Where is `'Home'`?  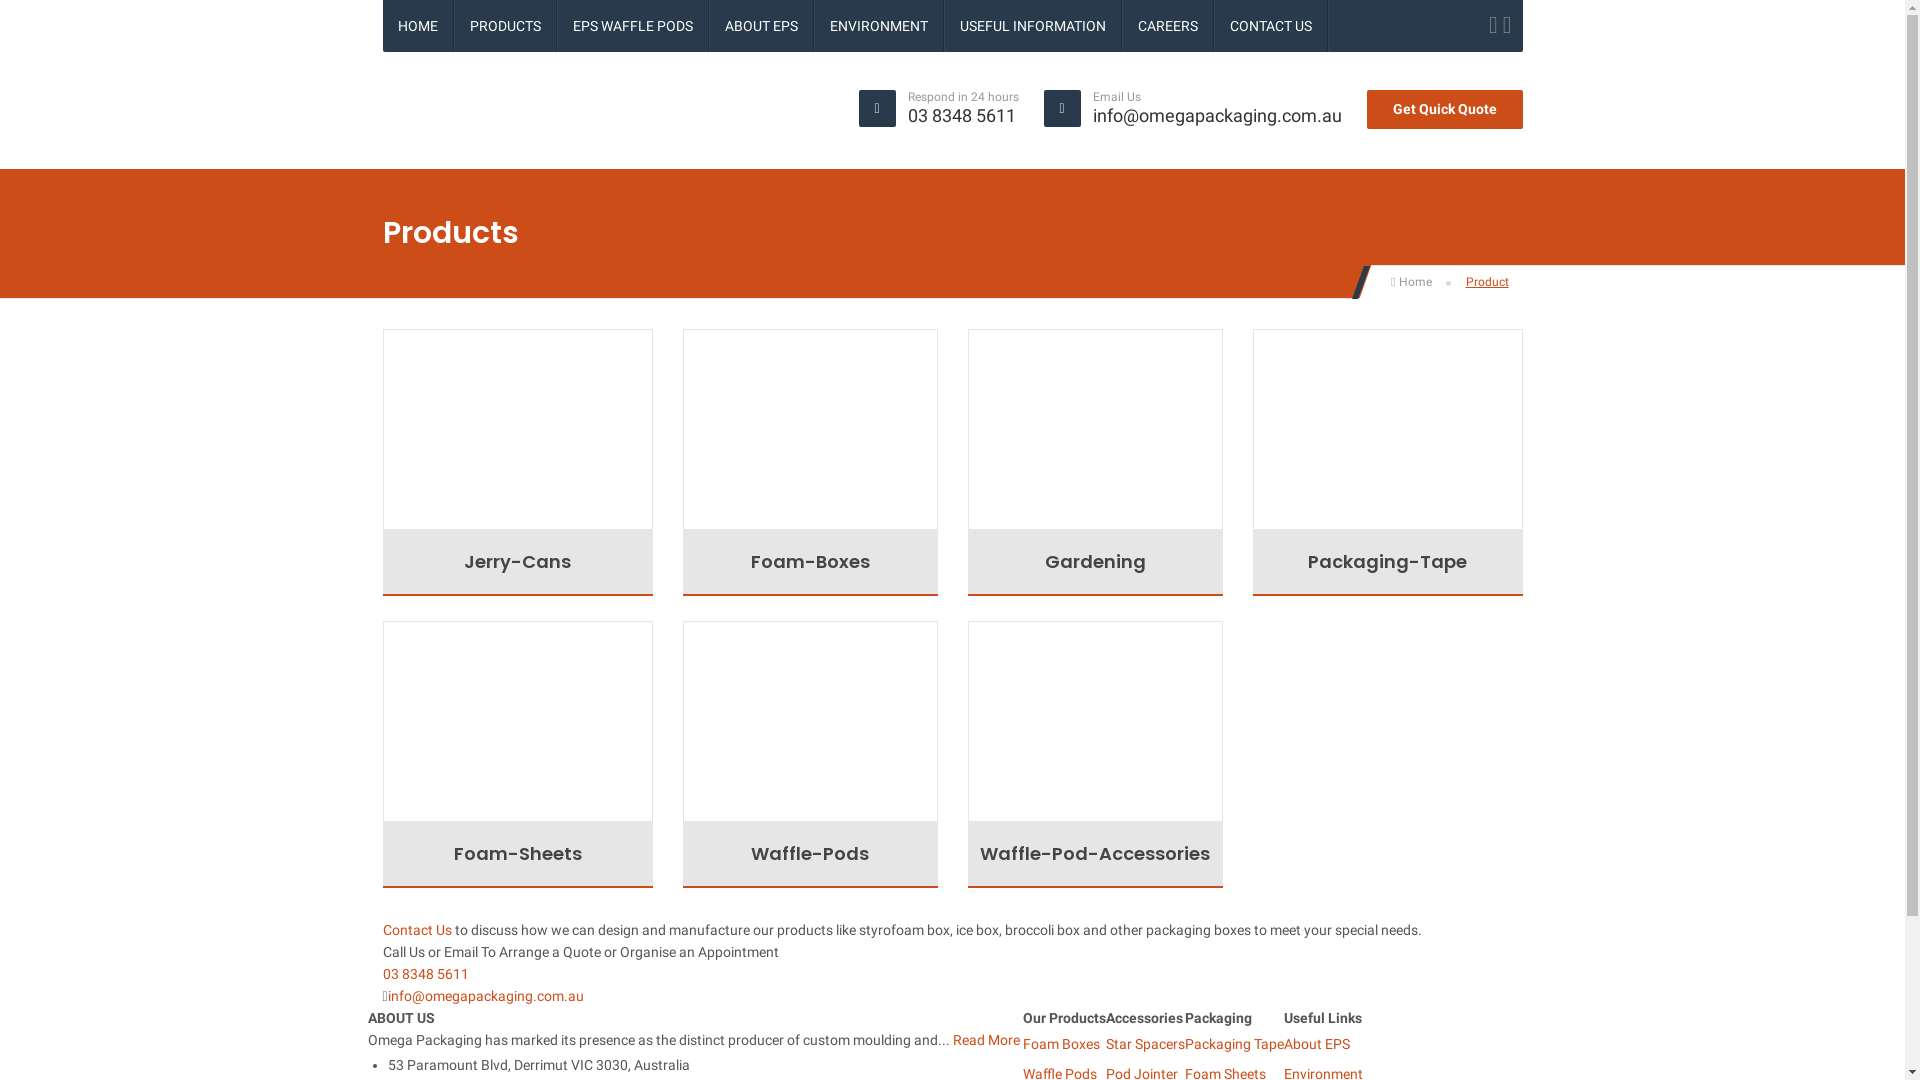
'Home' is located at coordinates (1410, 281).